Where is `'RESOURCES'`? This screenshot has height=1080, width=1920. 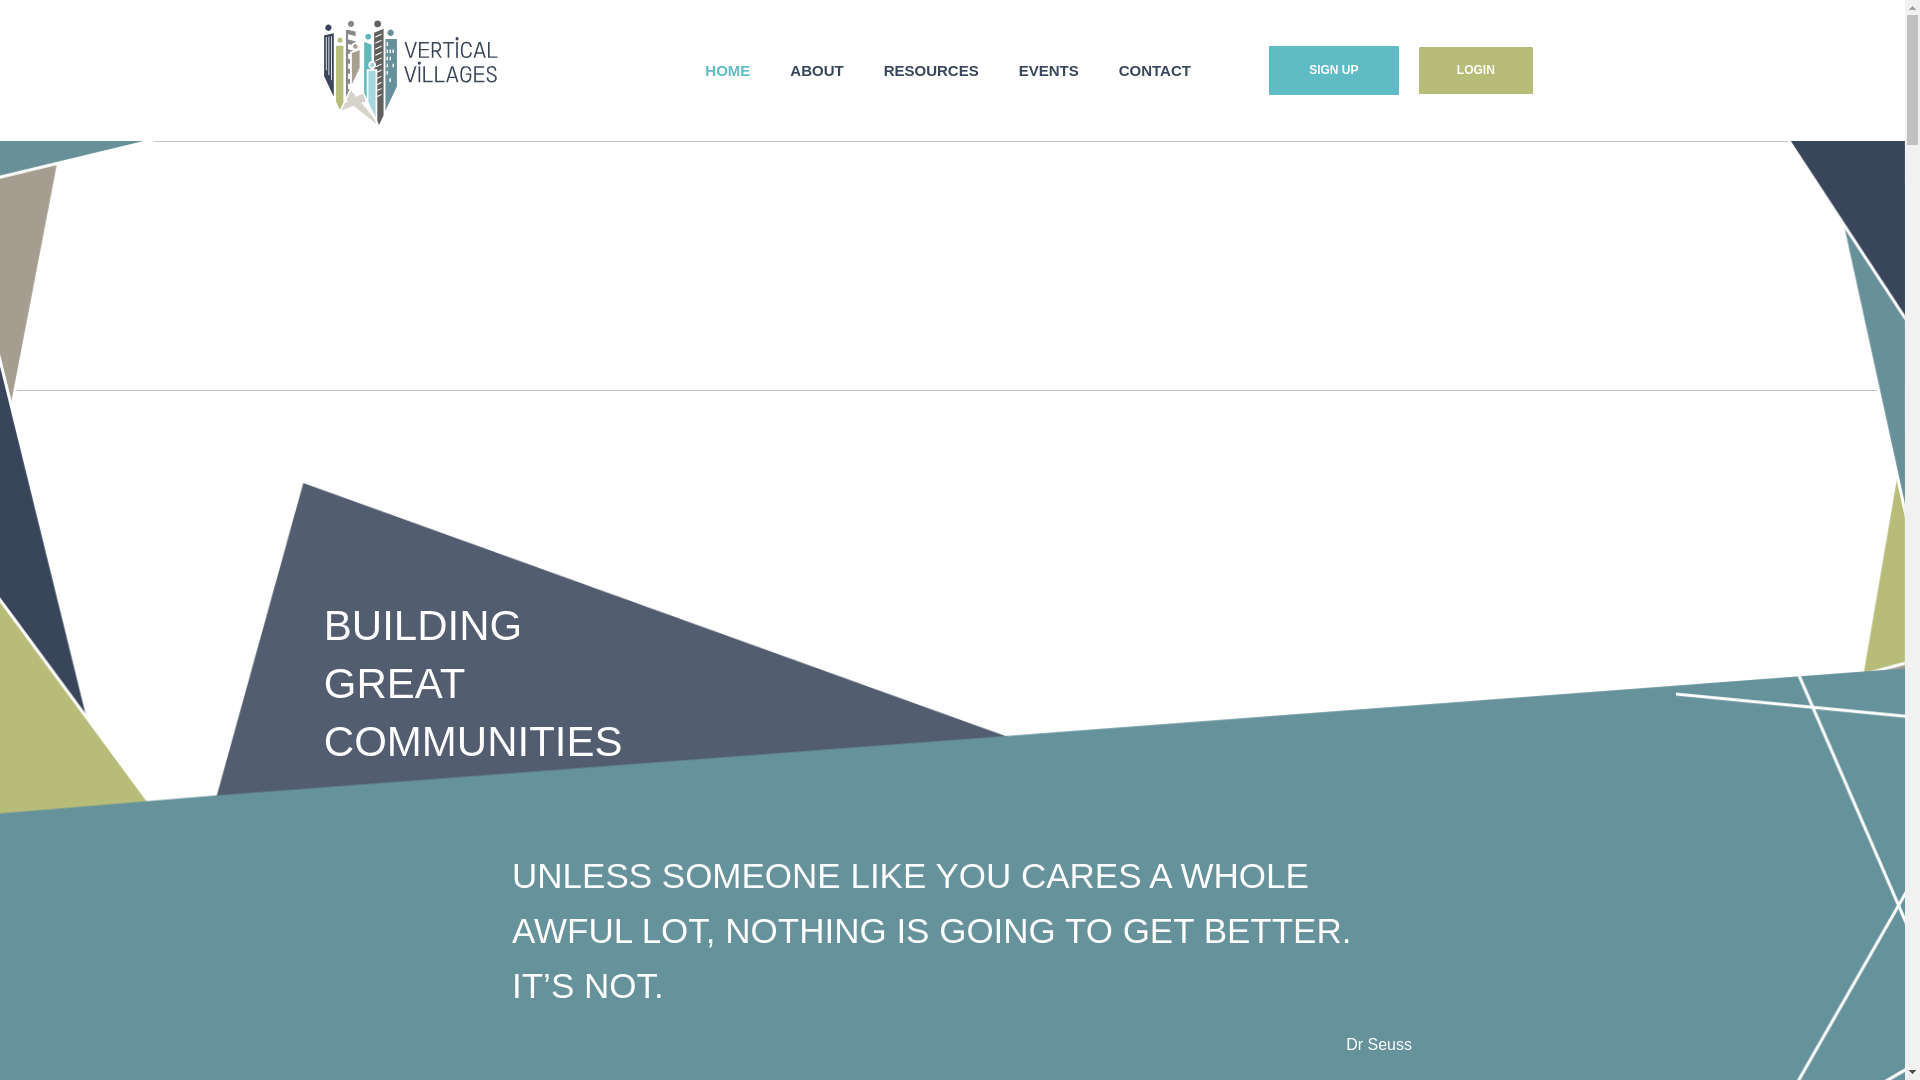
'RESOURCES' is located at coordinates (930, 69).